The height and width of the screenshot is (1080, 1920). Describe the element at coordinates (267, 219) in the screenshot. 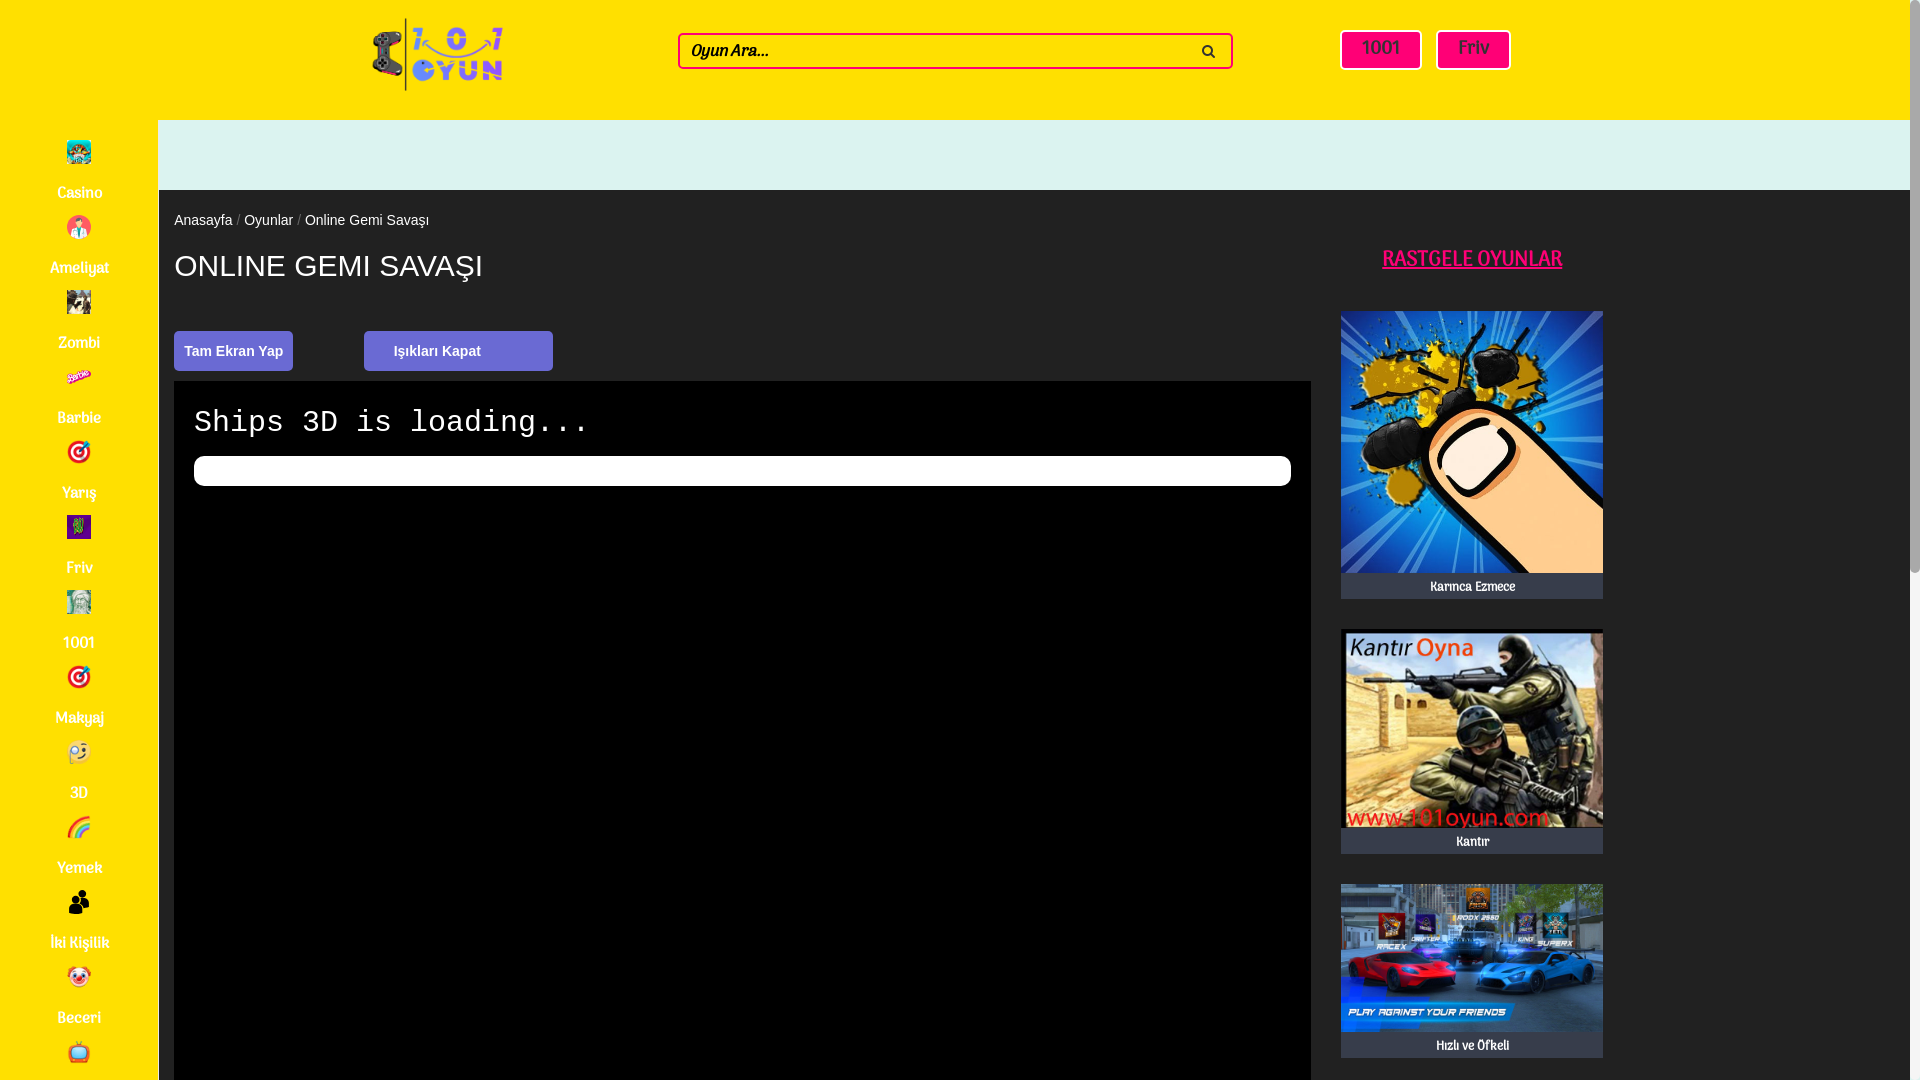

I see `'Oyunlar'` at that location.